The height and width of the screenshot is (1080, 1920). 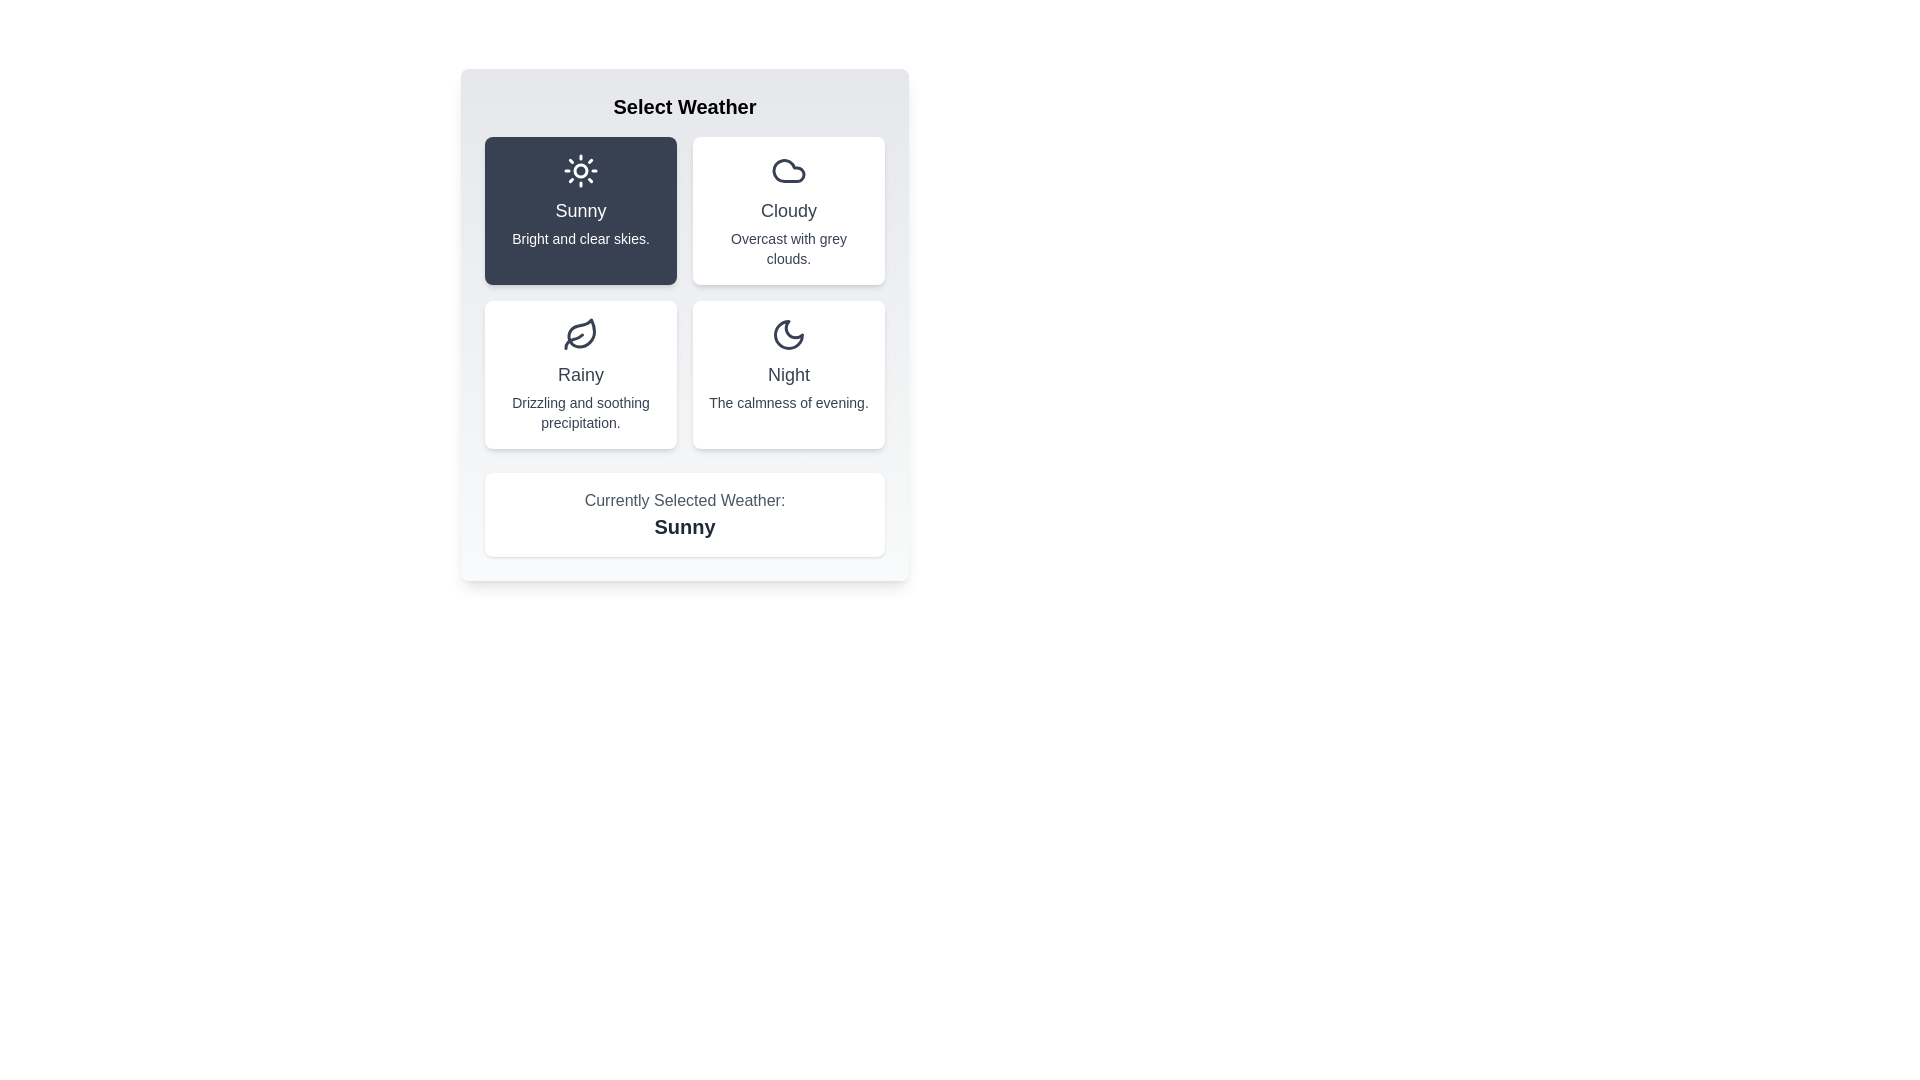 I want to click on the weather button Cloudy to observe its hover effect, so click(x=787, y=211).